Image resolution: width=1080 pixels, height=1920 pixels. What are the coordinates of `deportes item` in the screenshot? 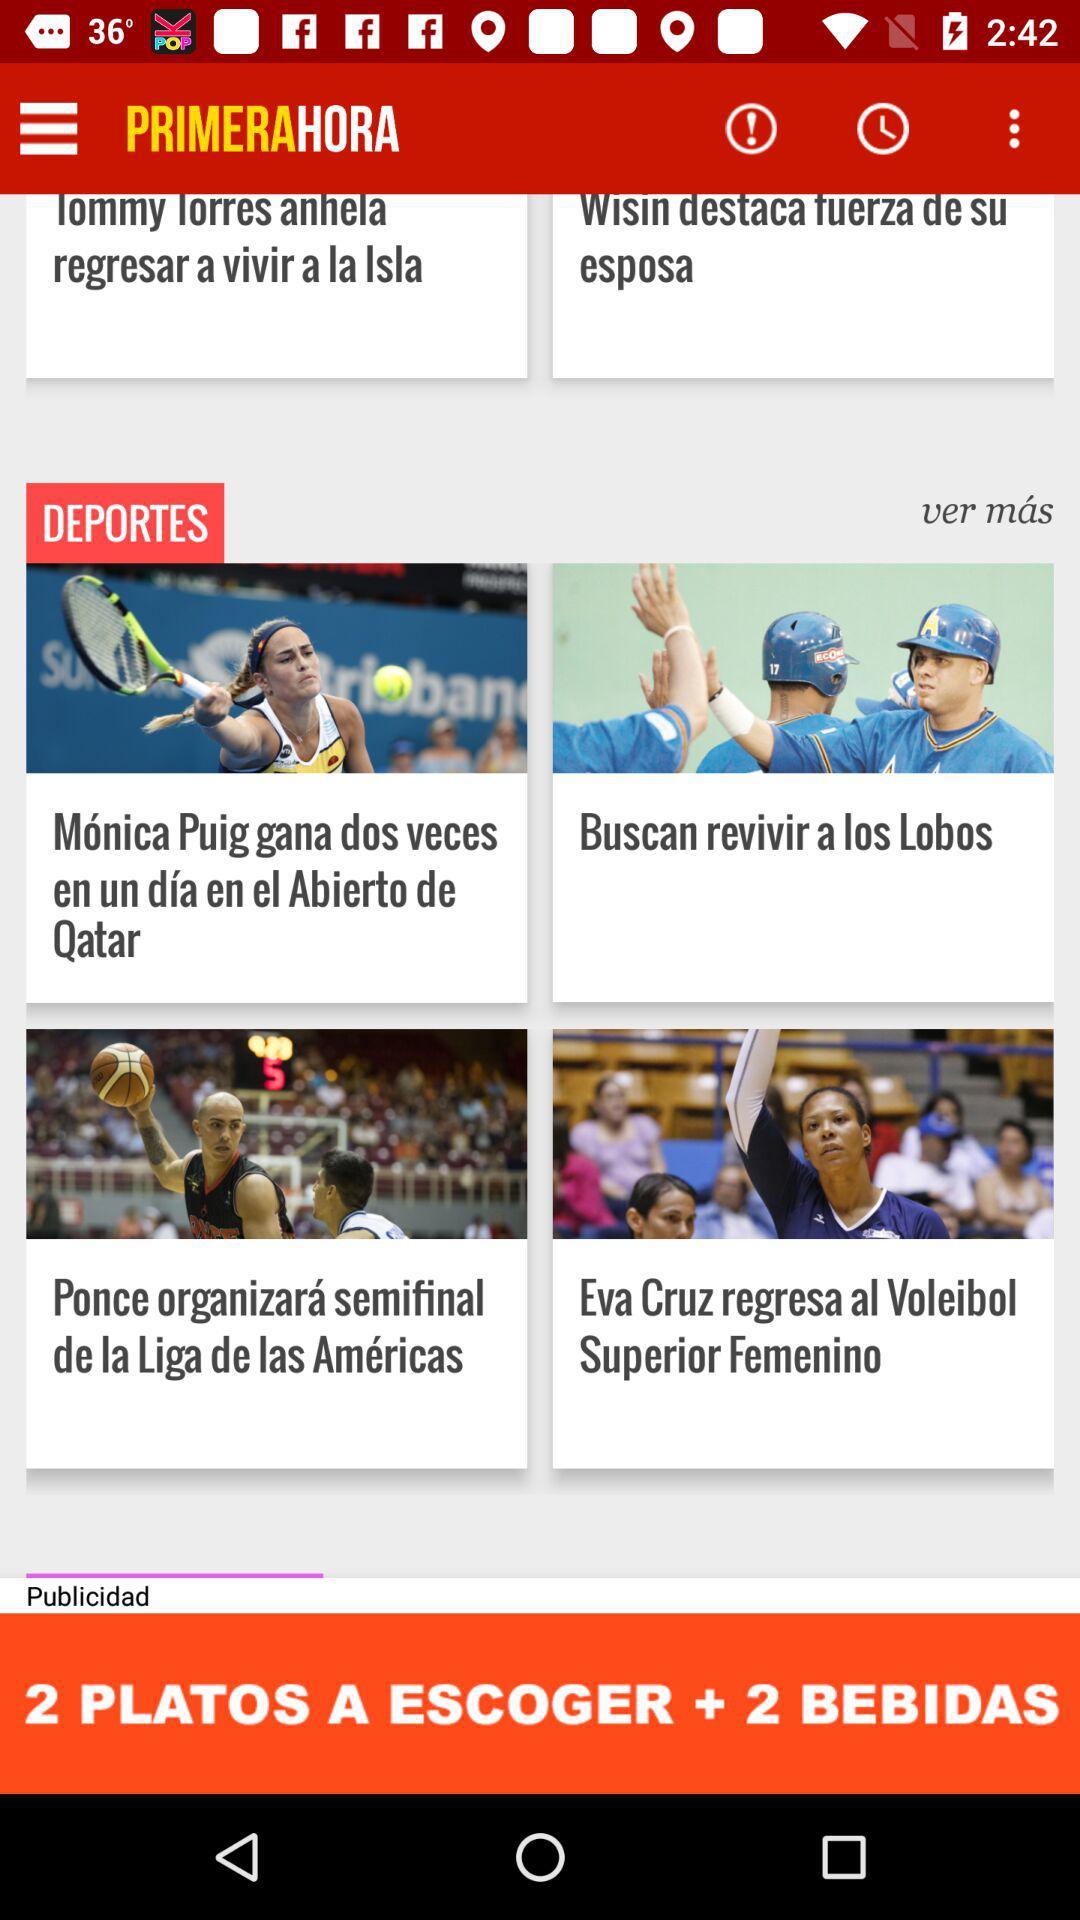 It's located at (125, 523).